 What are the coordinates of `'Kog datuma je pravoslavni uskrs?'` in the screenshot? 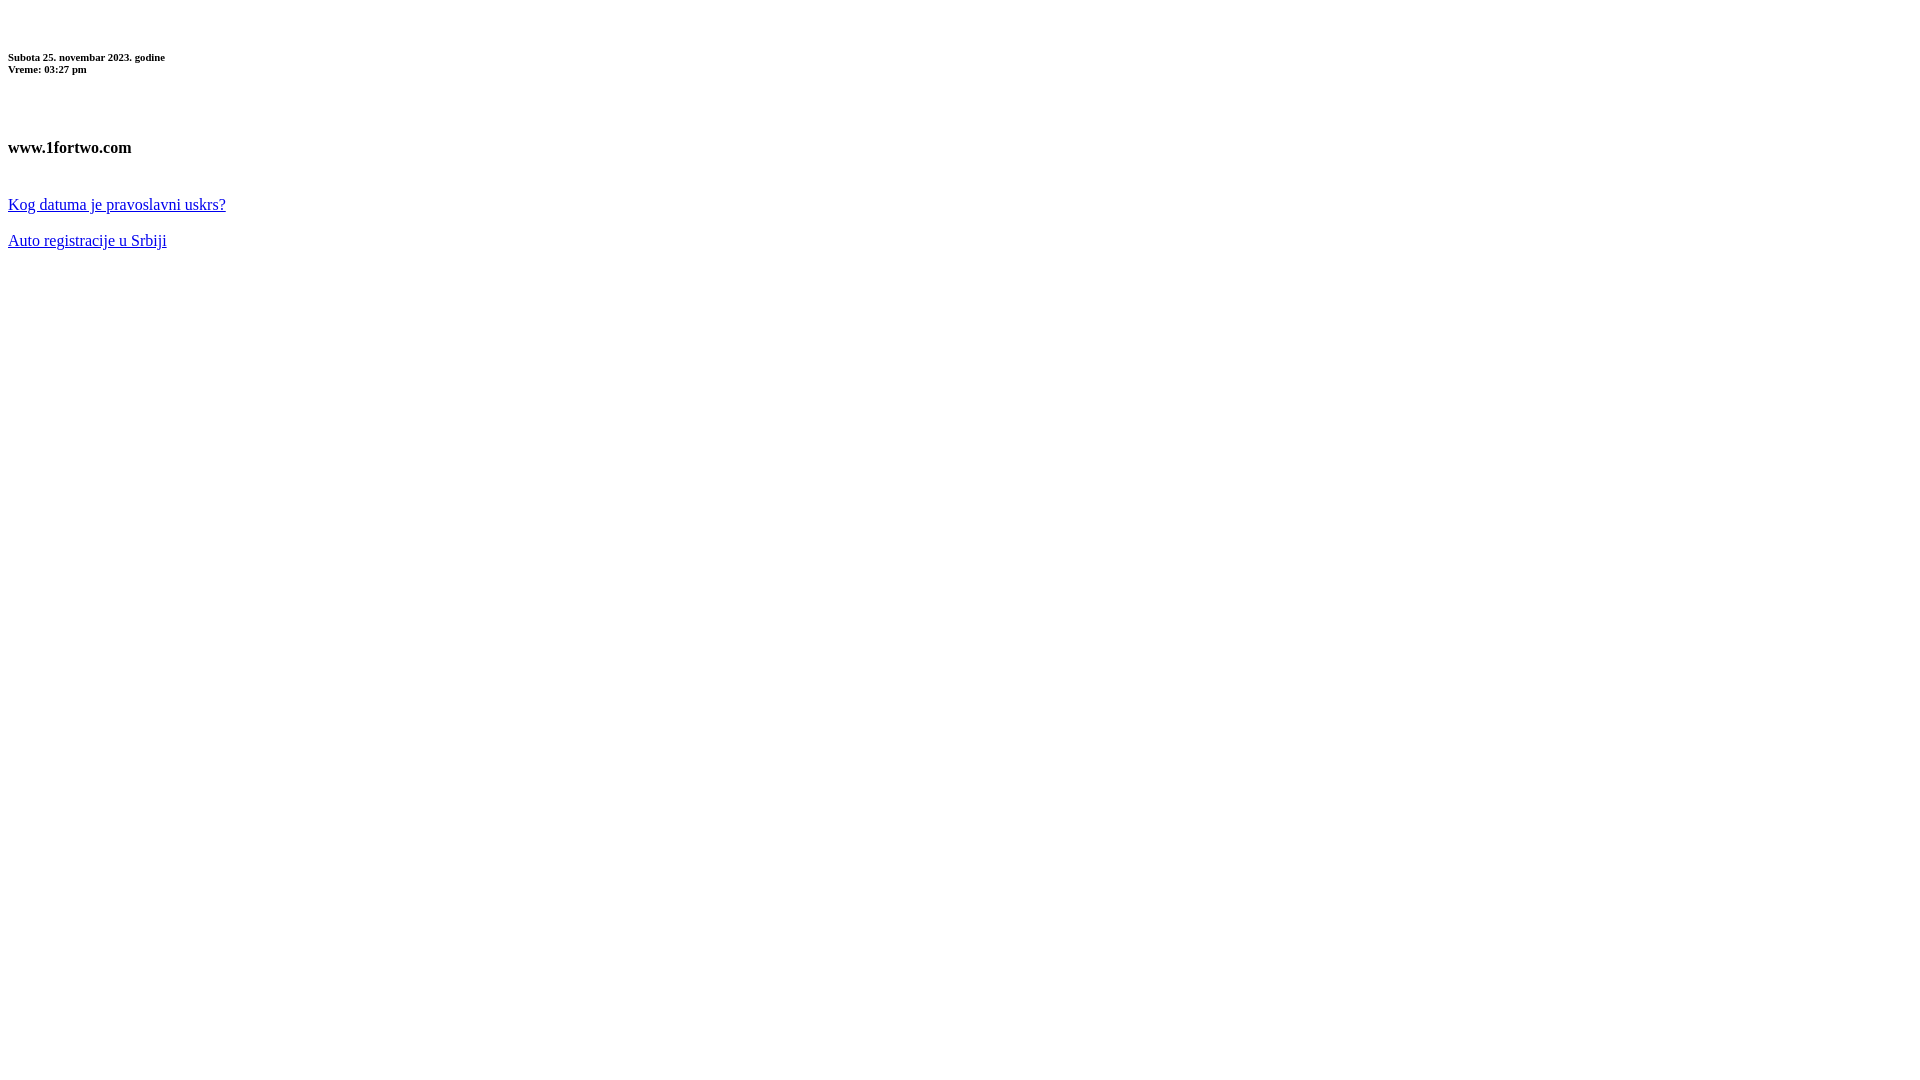 It's located at (8, 204).